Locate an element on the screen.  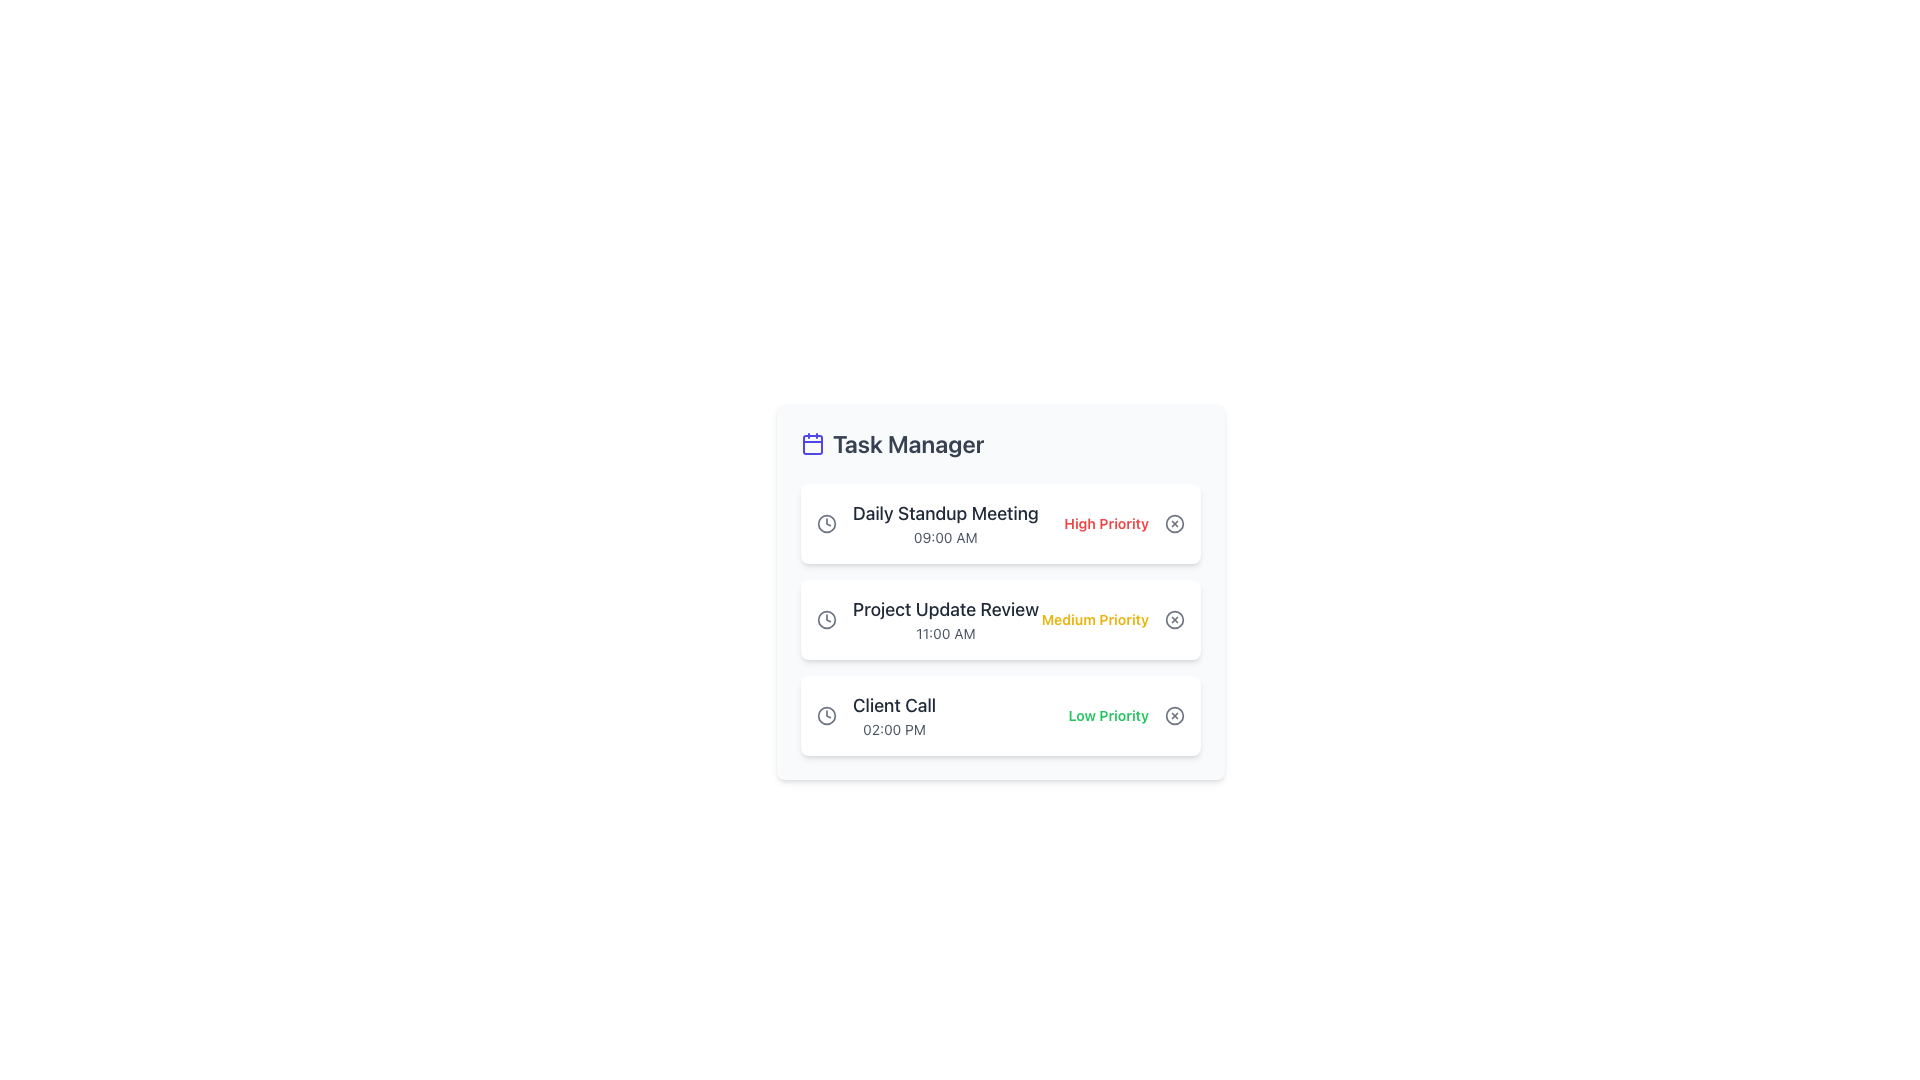
the text label displaying the time '02:00 PM', which is located below the 'Client Call' text in a task card layout is located at coordinates (893, 729).